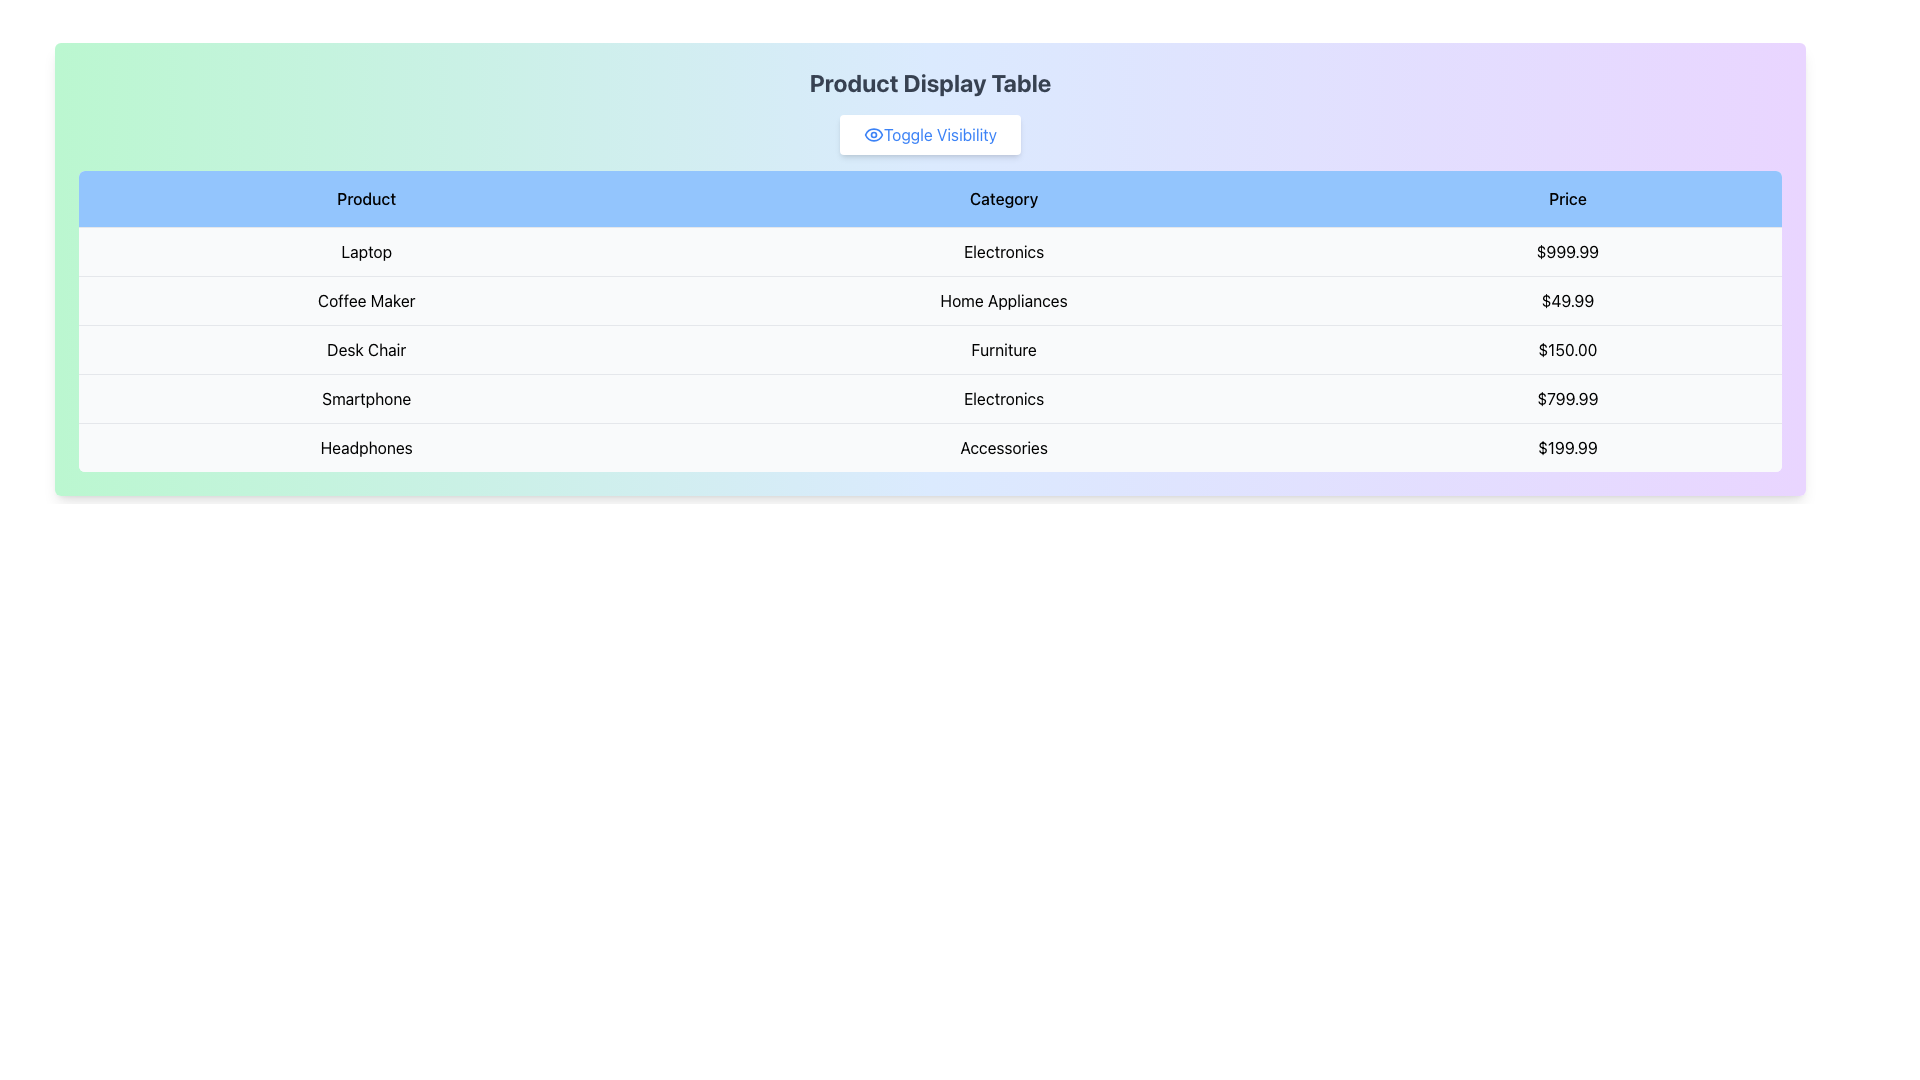 This screenshot has height=1080, width=1920. What do you see at coordinates (1566, 446) in the screenshot?
I see `the static text displaying the price of 'Headphones' located in the rightmost cell of the product details table` at bounding box center [1566, 446].